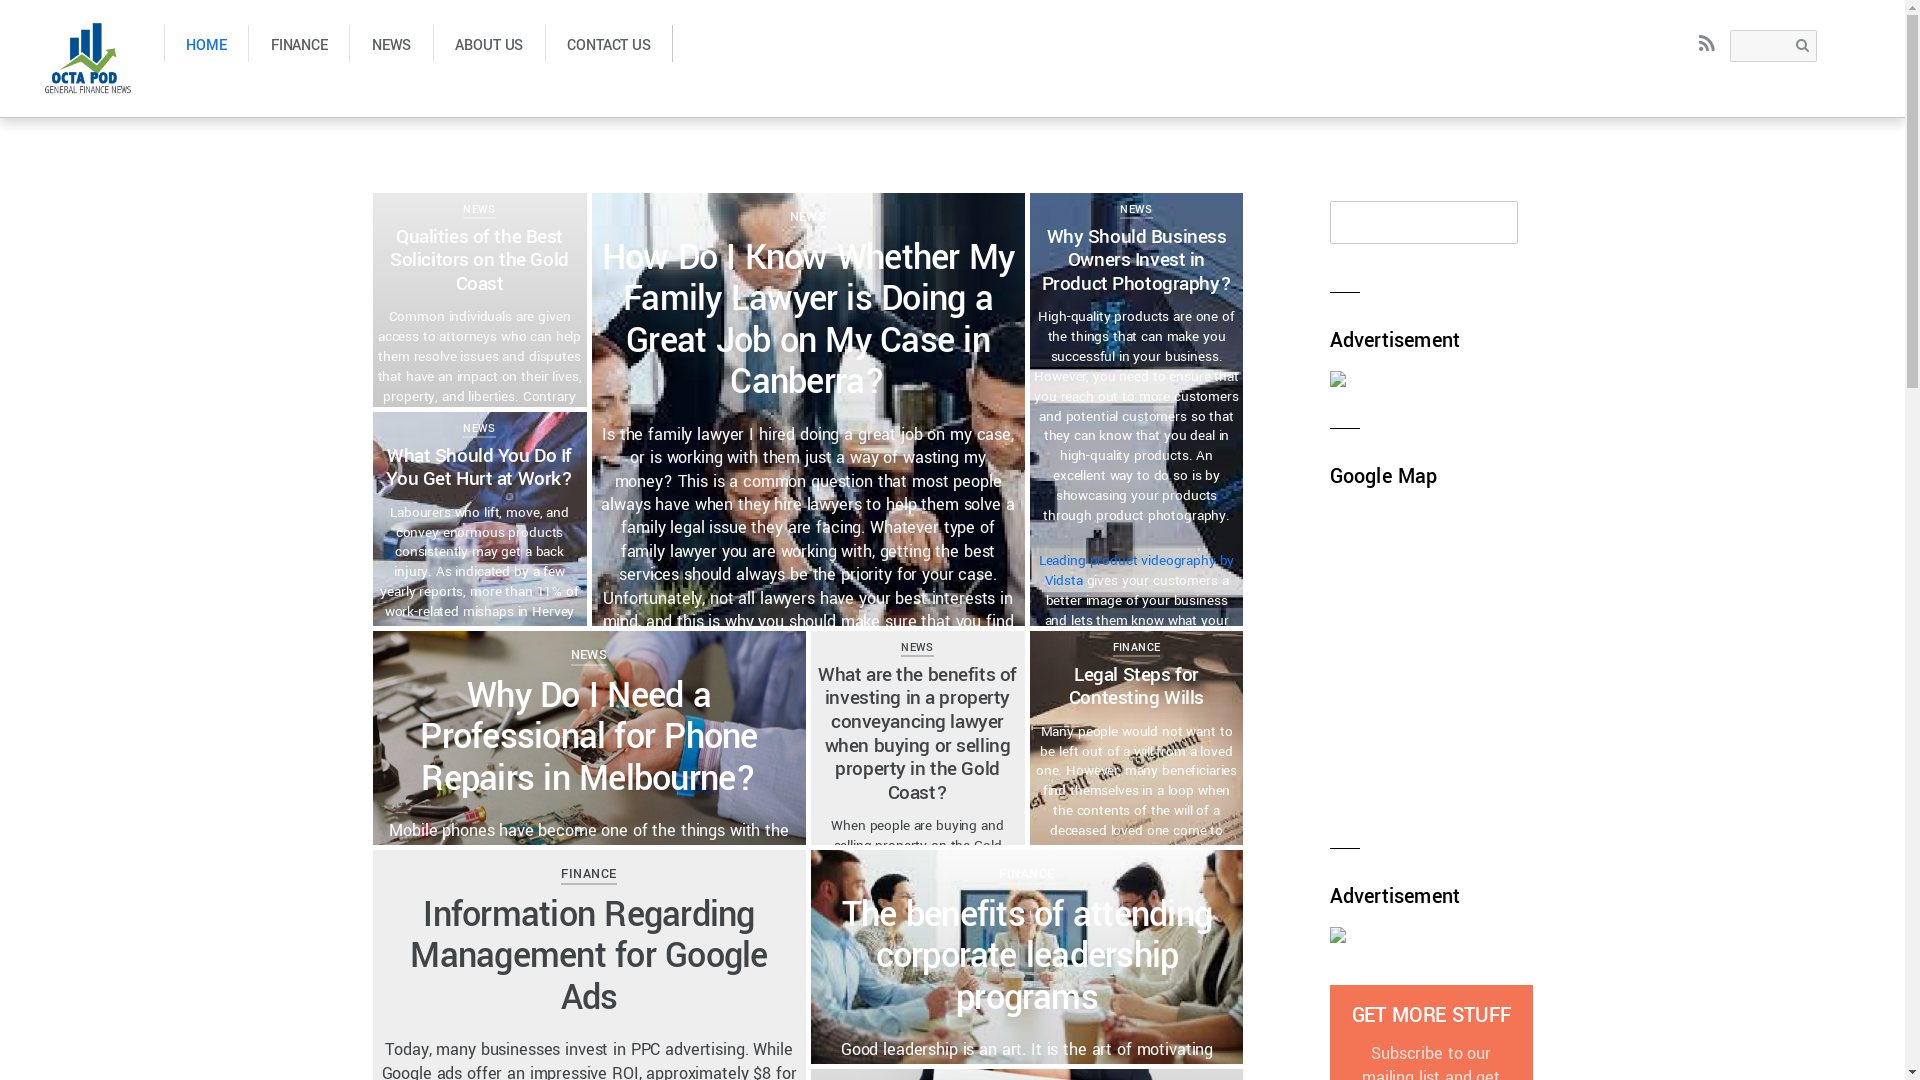  Describe the element at coordinates (1137, 570) in the screenshot. I see `'Leading product videography by Vidsta'` at that location.